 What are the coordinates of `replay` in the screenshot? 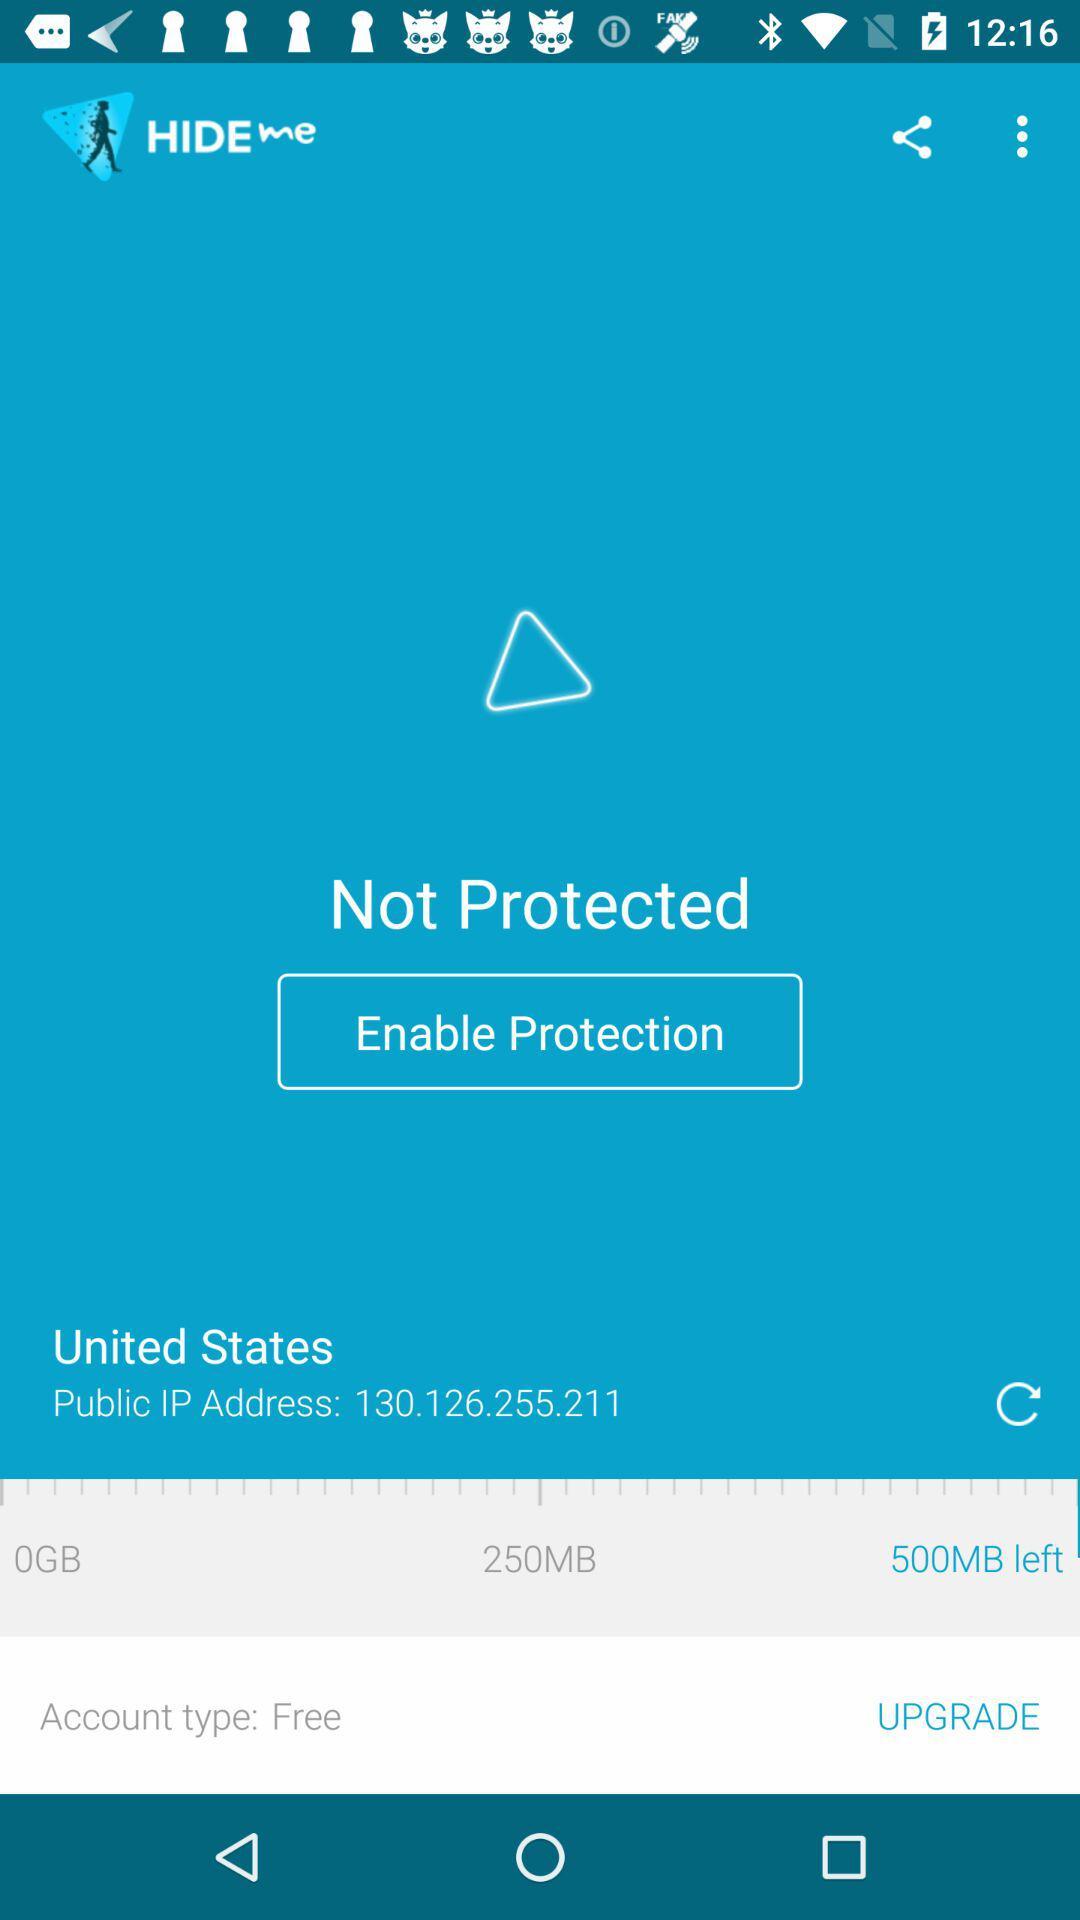 It's located at (1018, 1402).